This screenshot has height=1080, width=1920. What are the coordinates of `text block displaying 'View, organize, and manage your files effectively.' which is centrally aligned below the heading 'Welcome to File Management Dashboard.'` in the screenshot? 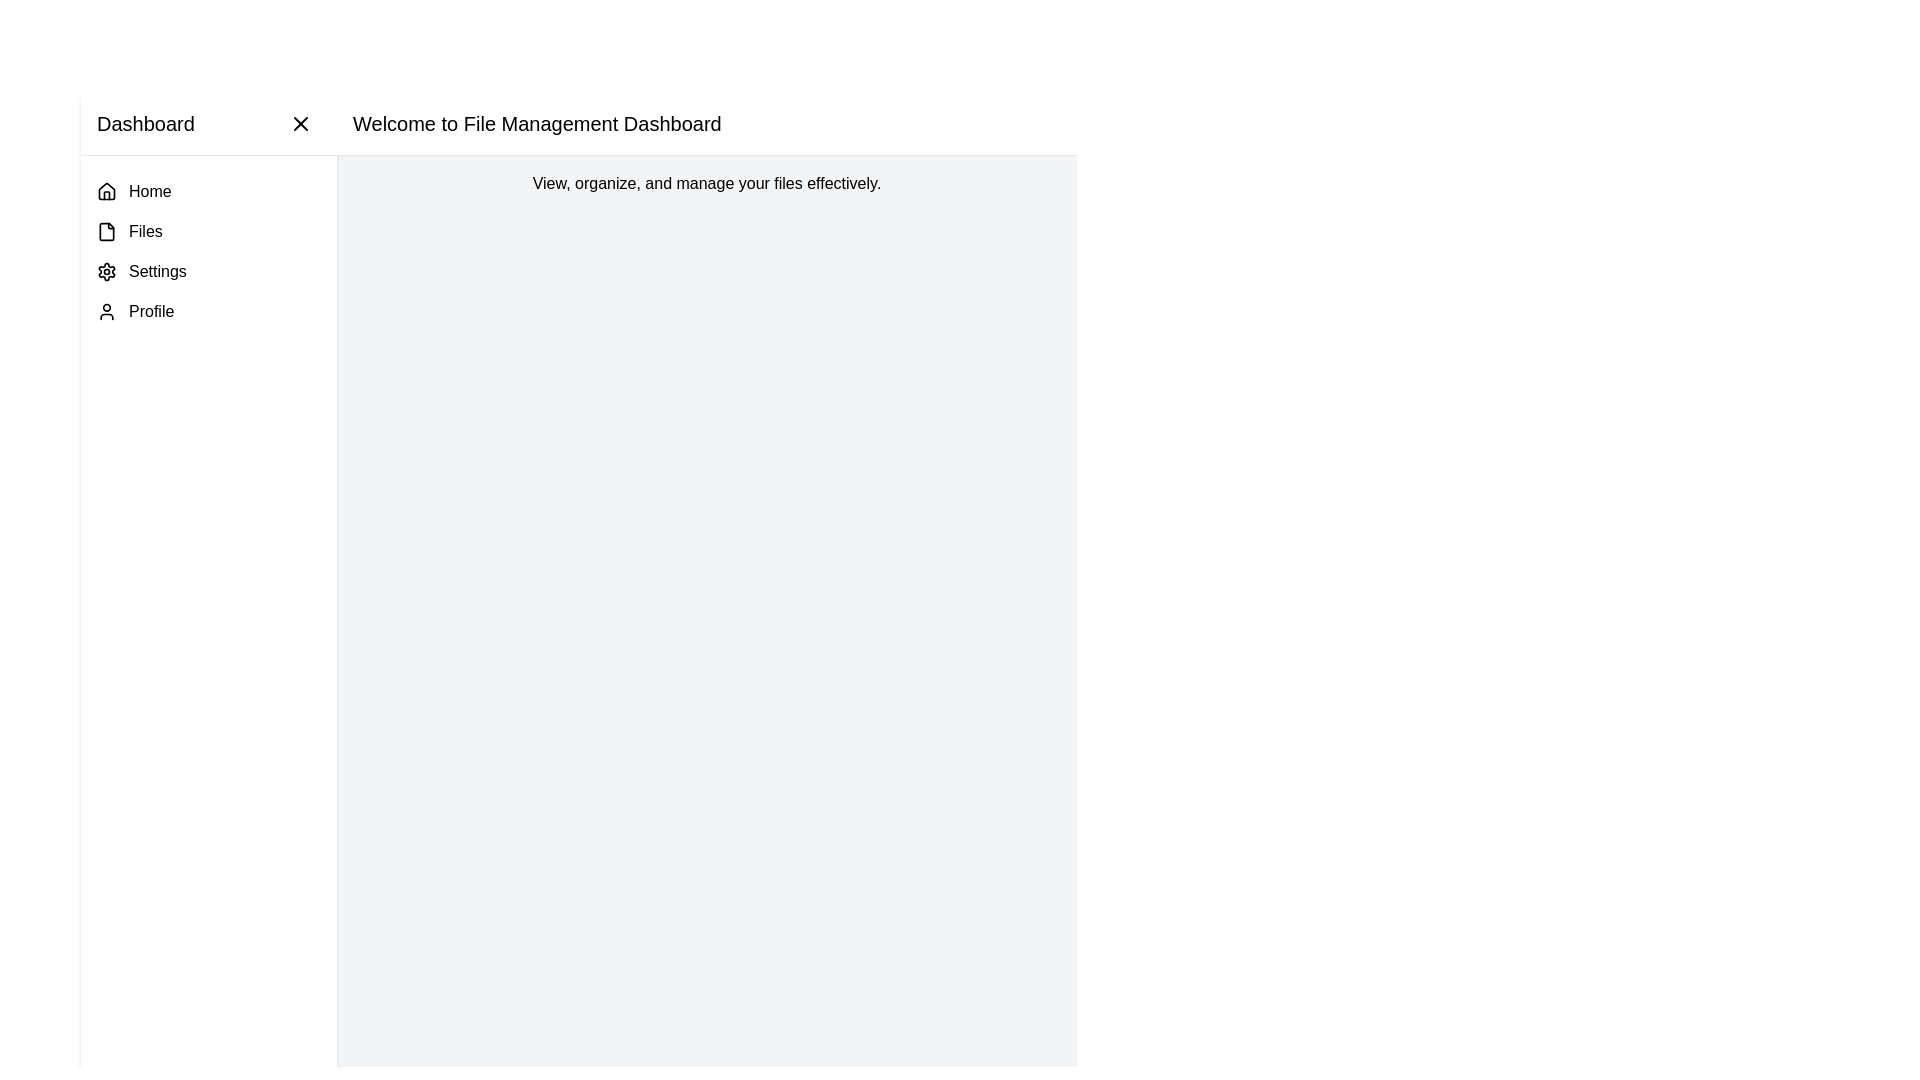 It's located at (706, 184).